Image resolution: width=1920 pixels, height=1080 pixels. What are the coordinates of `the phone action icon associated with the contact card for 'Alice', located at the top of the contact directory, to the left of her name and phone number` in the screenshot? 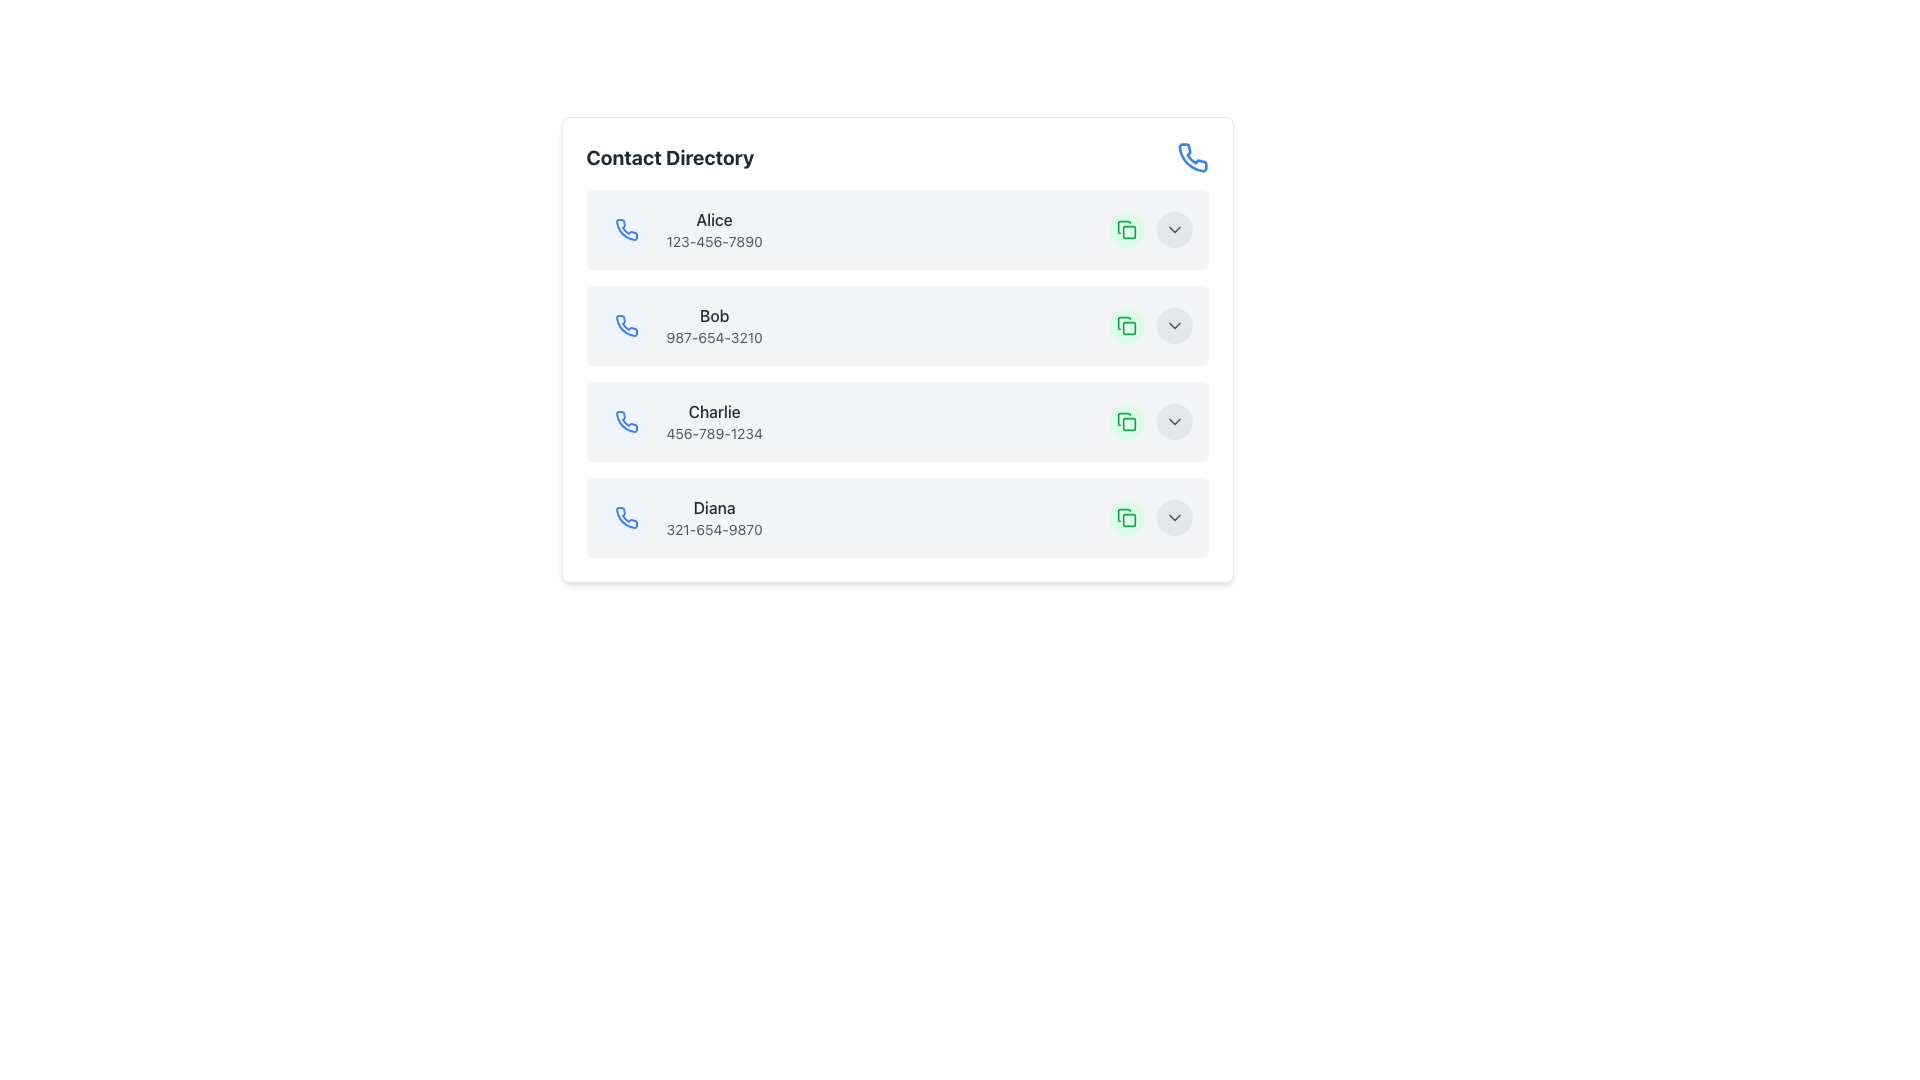 It's located at (625, 228).